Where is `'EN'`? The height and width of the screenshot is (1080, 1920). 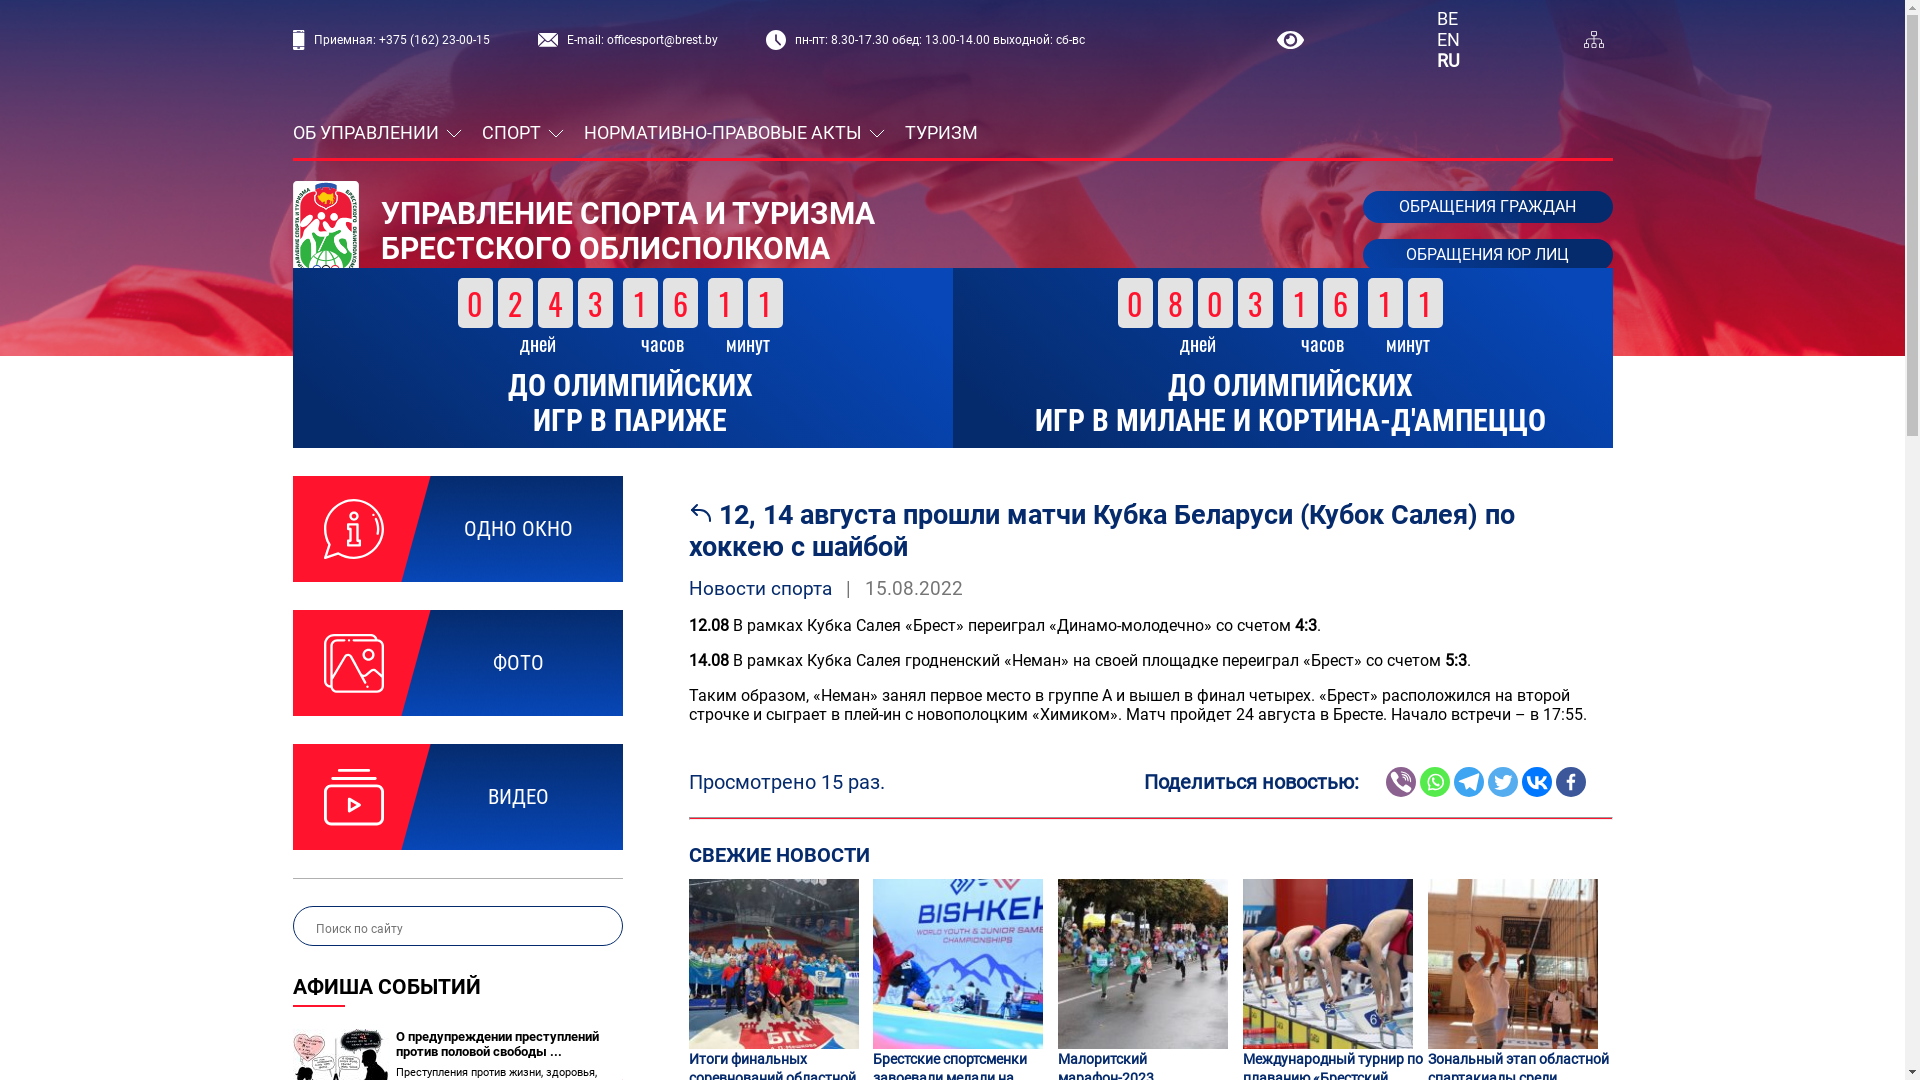 'EN' is located at coordinates (1435, 39).